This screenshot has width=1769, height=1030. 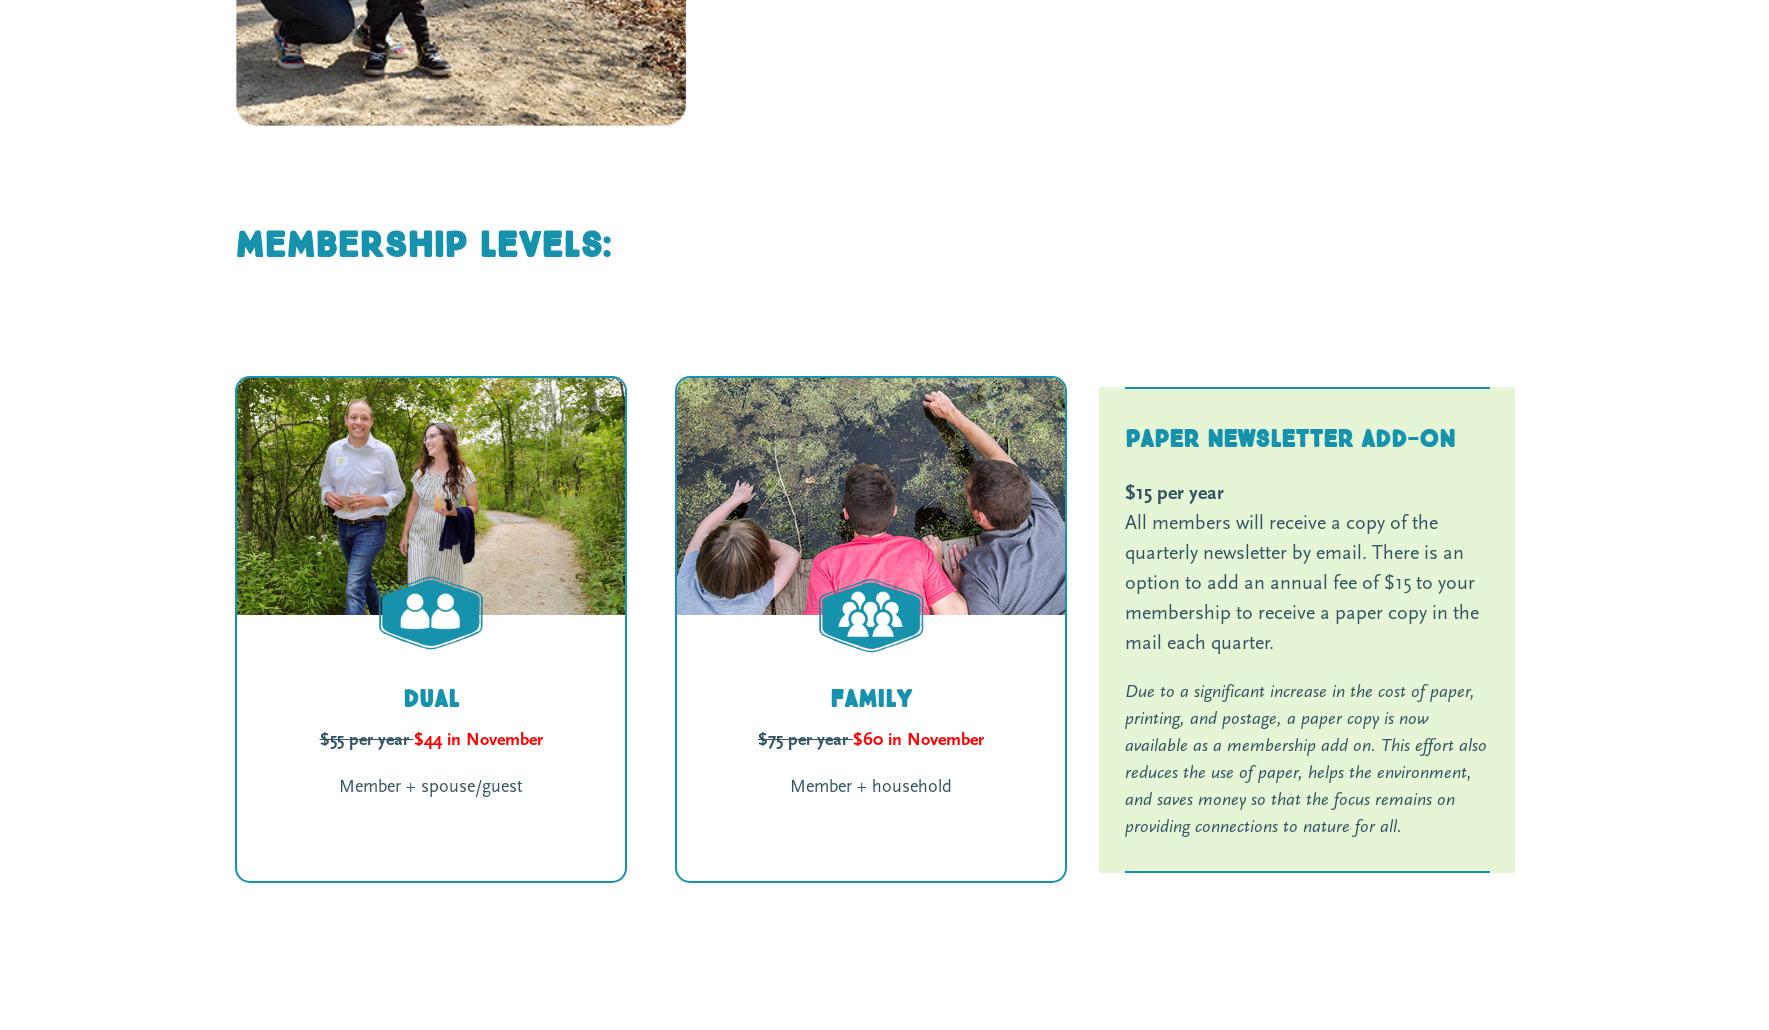 What do you see at coordinates (1289, 437) in the screenshot?
I see `'Paper Newsletter Add-on'` at bounding box center [1289, 437].